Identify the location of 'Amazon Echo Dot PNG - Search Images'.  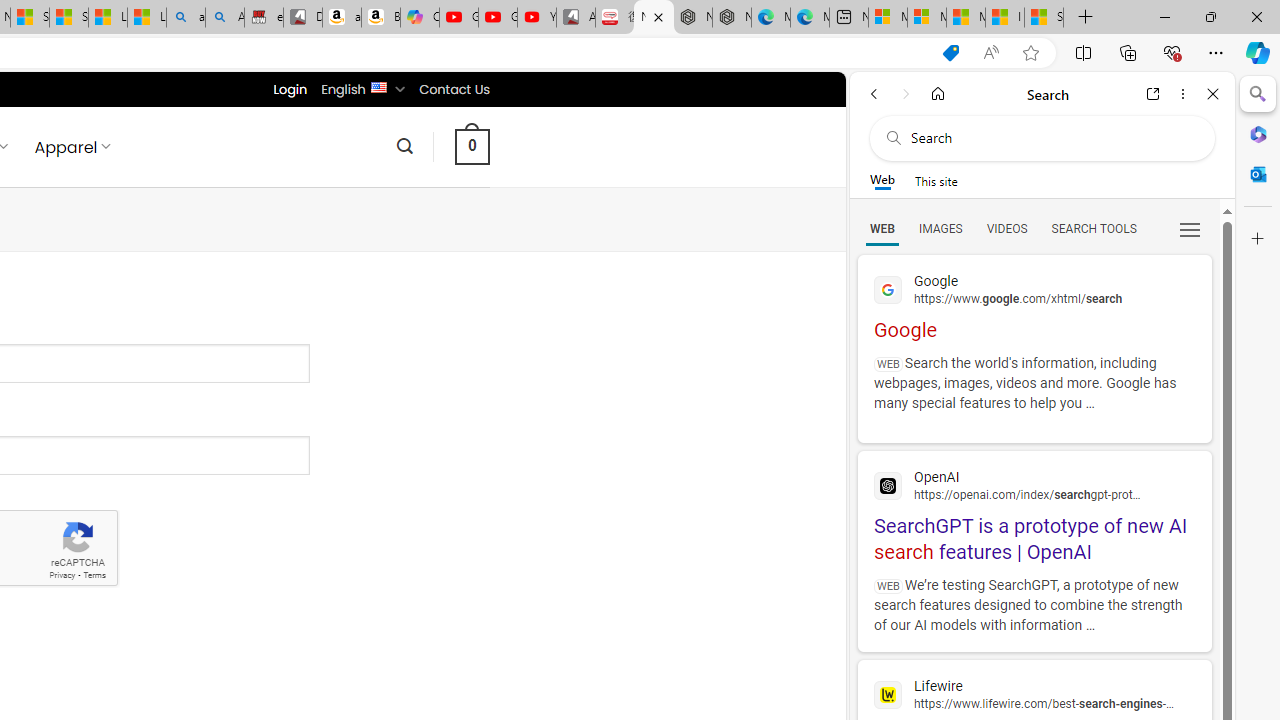
(225, 17).